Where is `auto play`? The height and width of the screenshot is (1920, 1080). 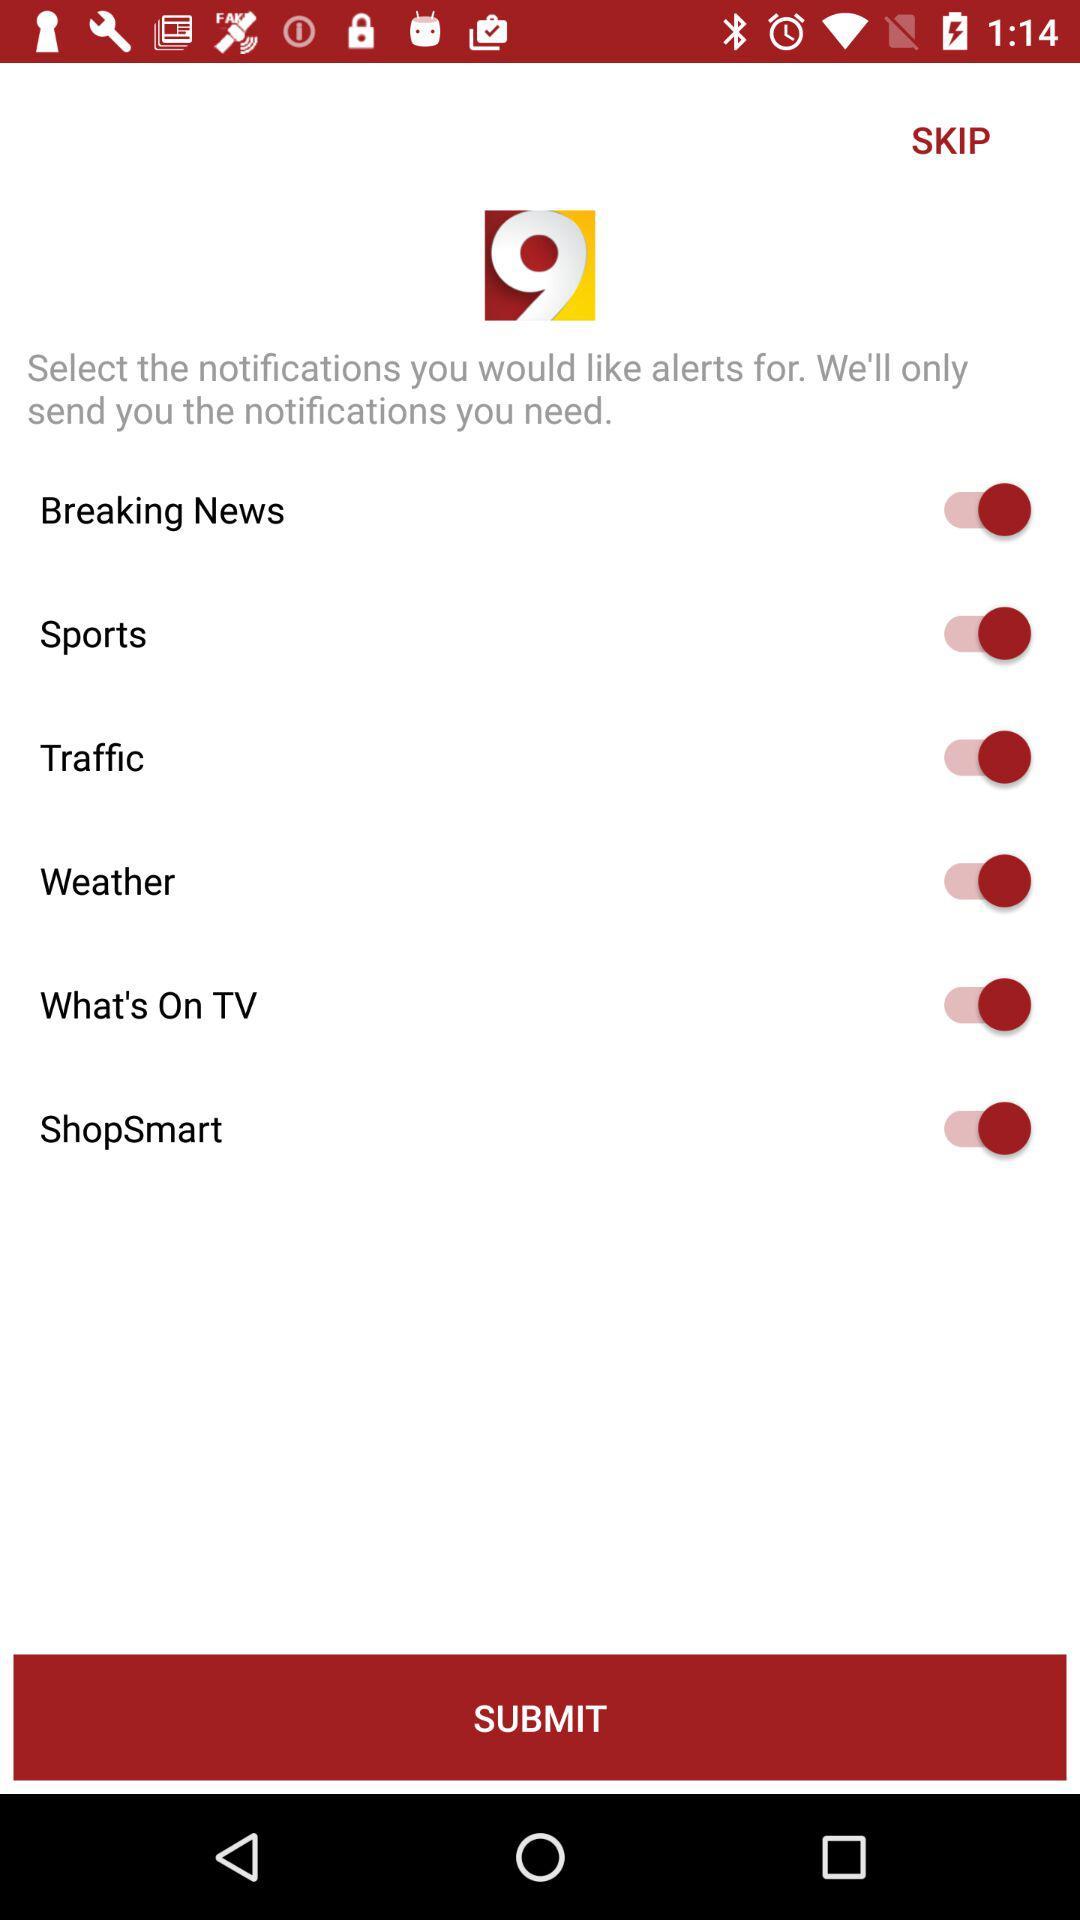 auto play is located at coordinates (977, 509).